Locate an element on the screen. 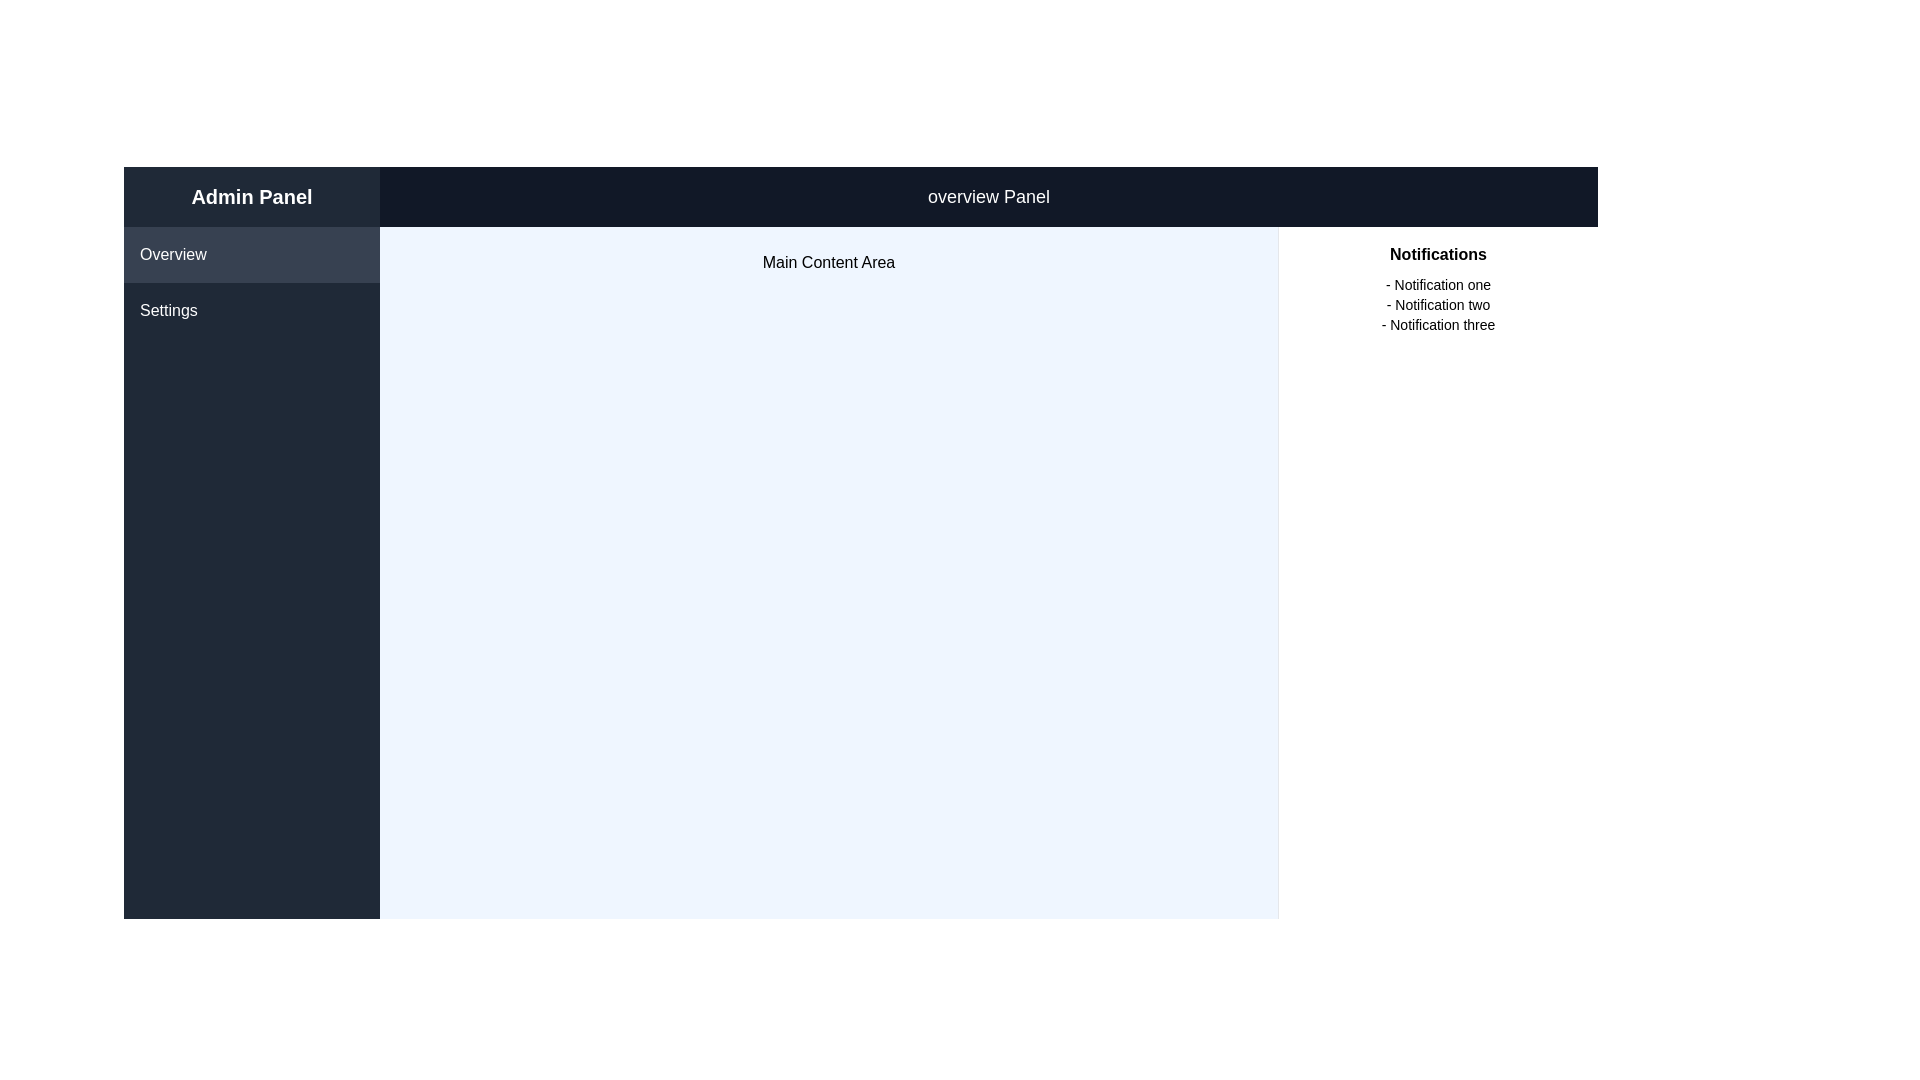 This screenshot has width=1920, height=1080. notifications displayed in the second slot of the 'Notifications' sidebar, located below the title text 'Notifications' is located at coordinates (1437, 304).